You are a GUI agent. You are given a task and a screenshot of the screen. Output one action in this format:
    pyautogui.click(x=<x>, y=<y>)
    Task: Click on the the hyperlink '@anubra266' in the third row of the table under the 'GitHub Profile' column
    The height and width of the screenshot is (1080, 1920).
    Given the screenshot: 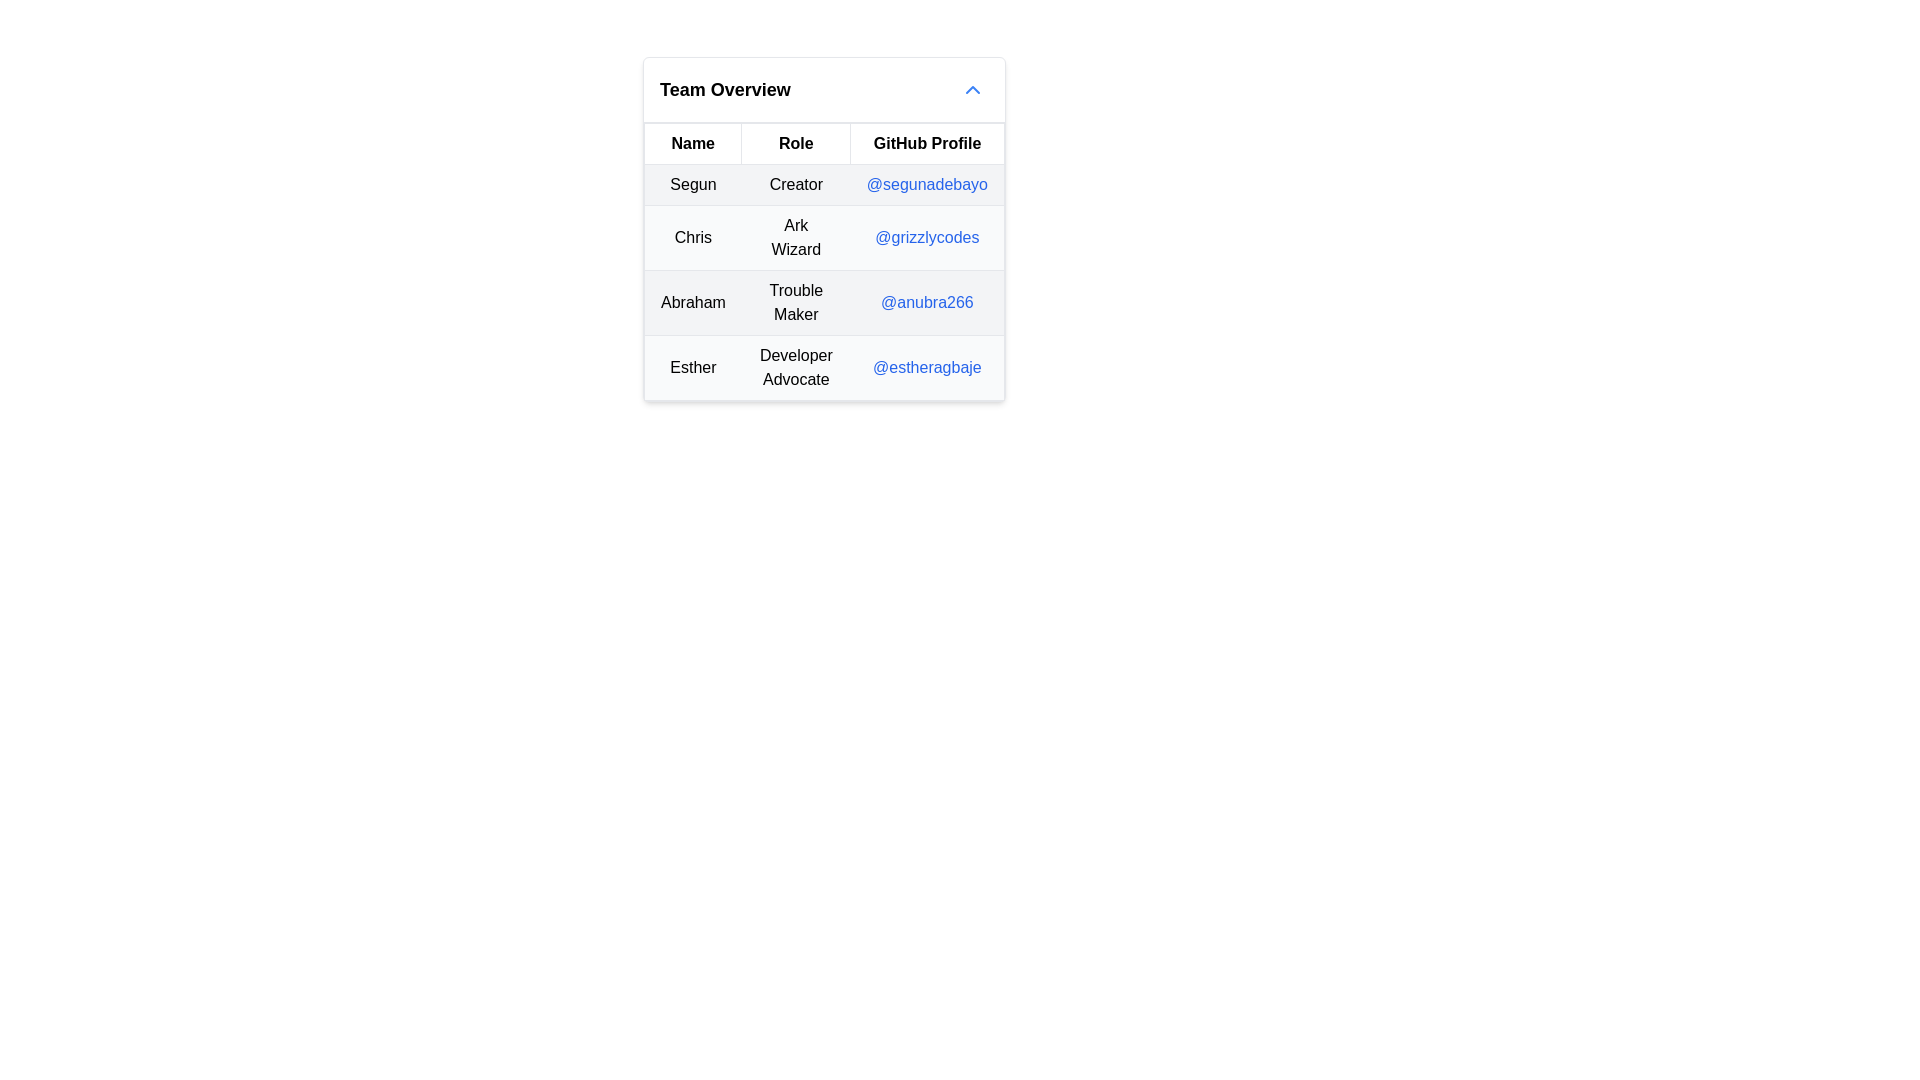 What is the action you would take?
    pyautogui.click(x=925, y=303)
    